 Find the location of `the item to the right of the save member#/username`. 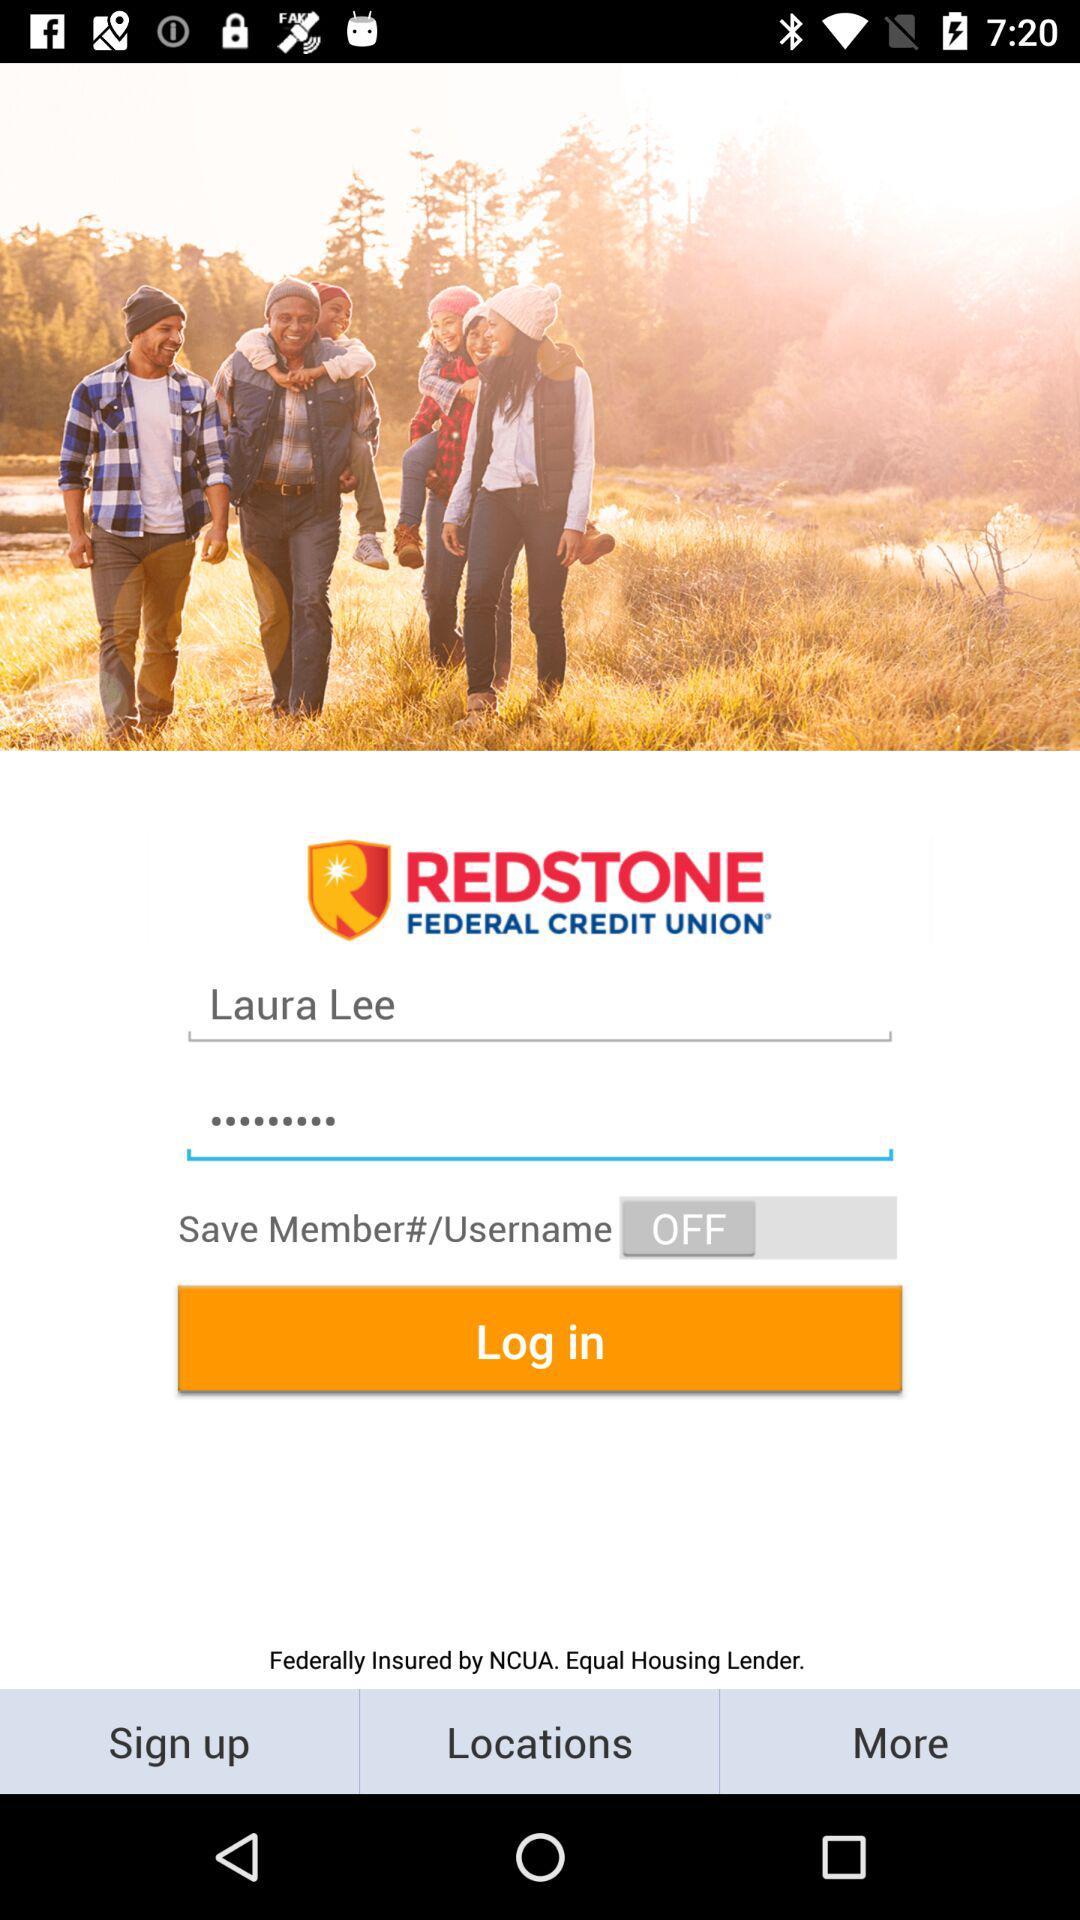

the item to the right of the save member#/username is located at coordinates (758, 1226).